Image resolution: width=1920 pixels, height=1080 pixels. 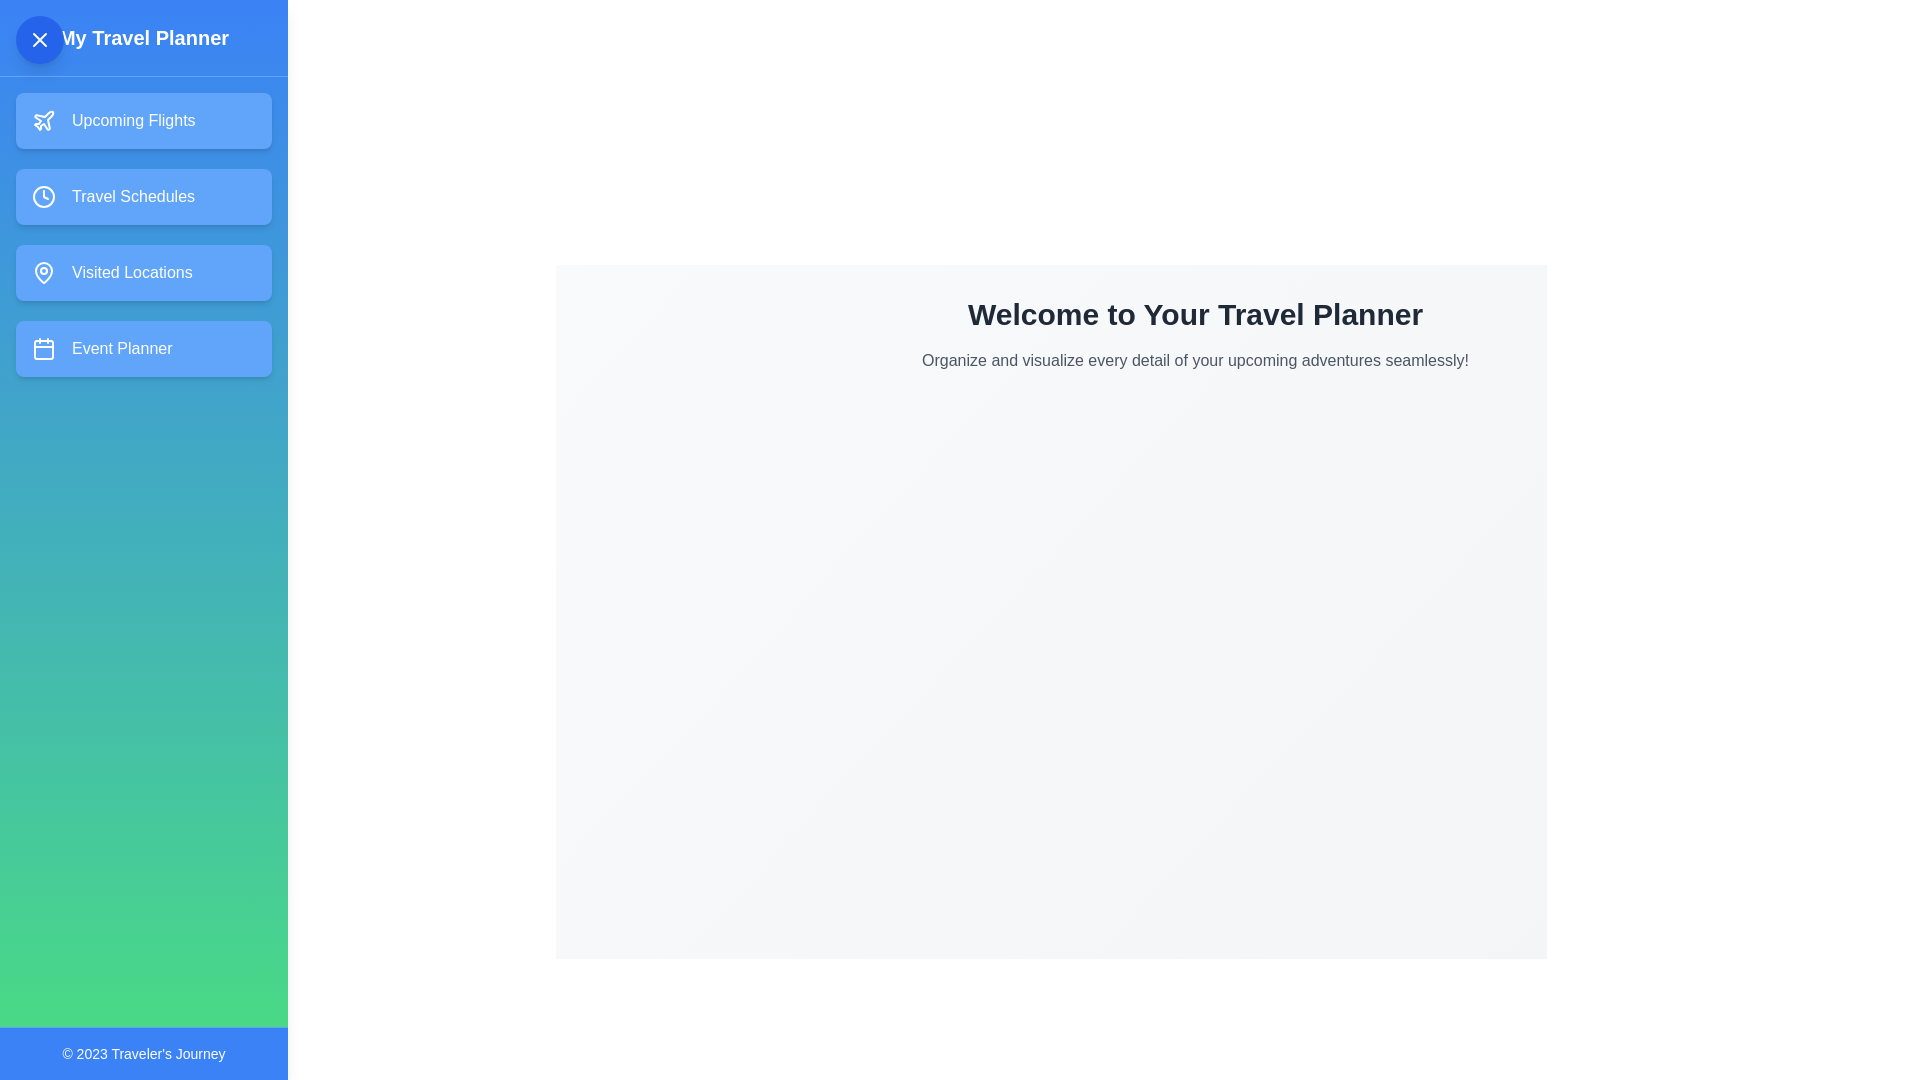 What do you see at coordinates (39, 39) in the screenshot?
I see `the circular close button with a blue background and white 'X' icon located at the top left corner of the interface` at bounding box center [39, 39].